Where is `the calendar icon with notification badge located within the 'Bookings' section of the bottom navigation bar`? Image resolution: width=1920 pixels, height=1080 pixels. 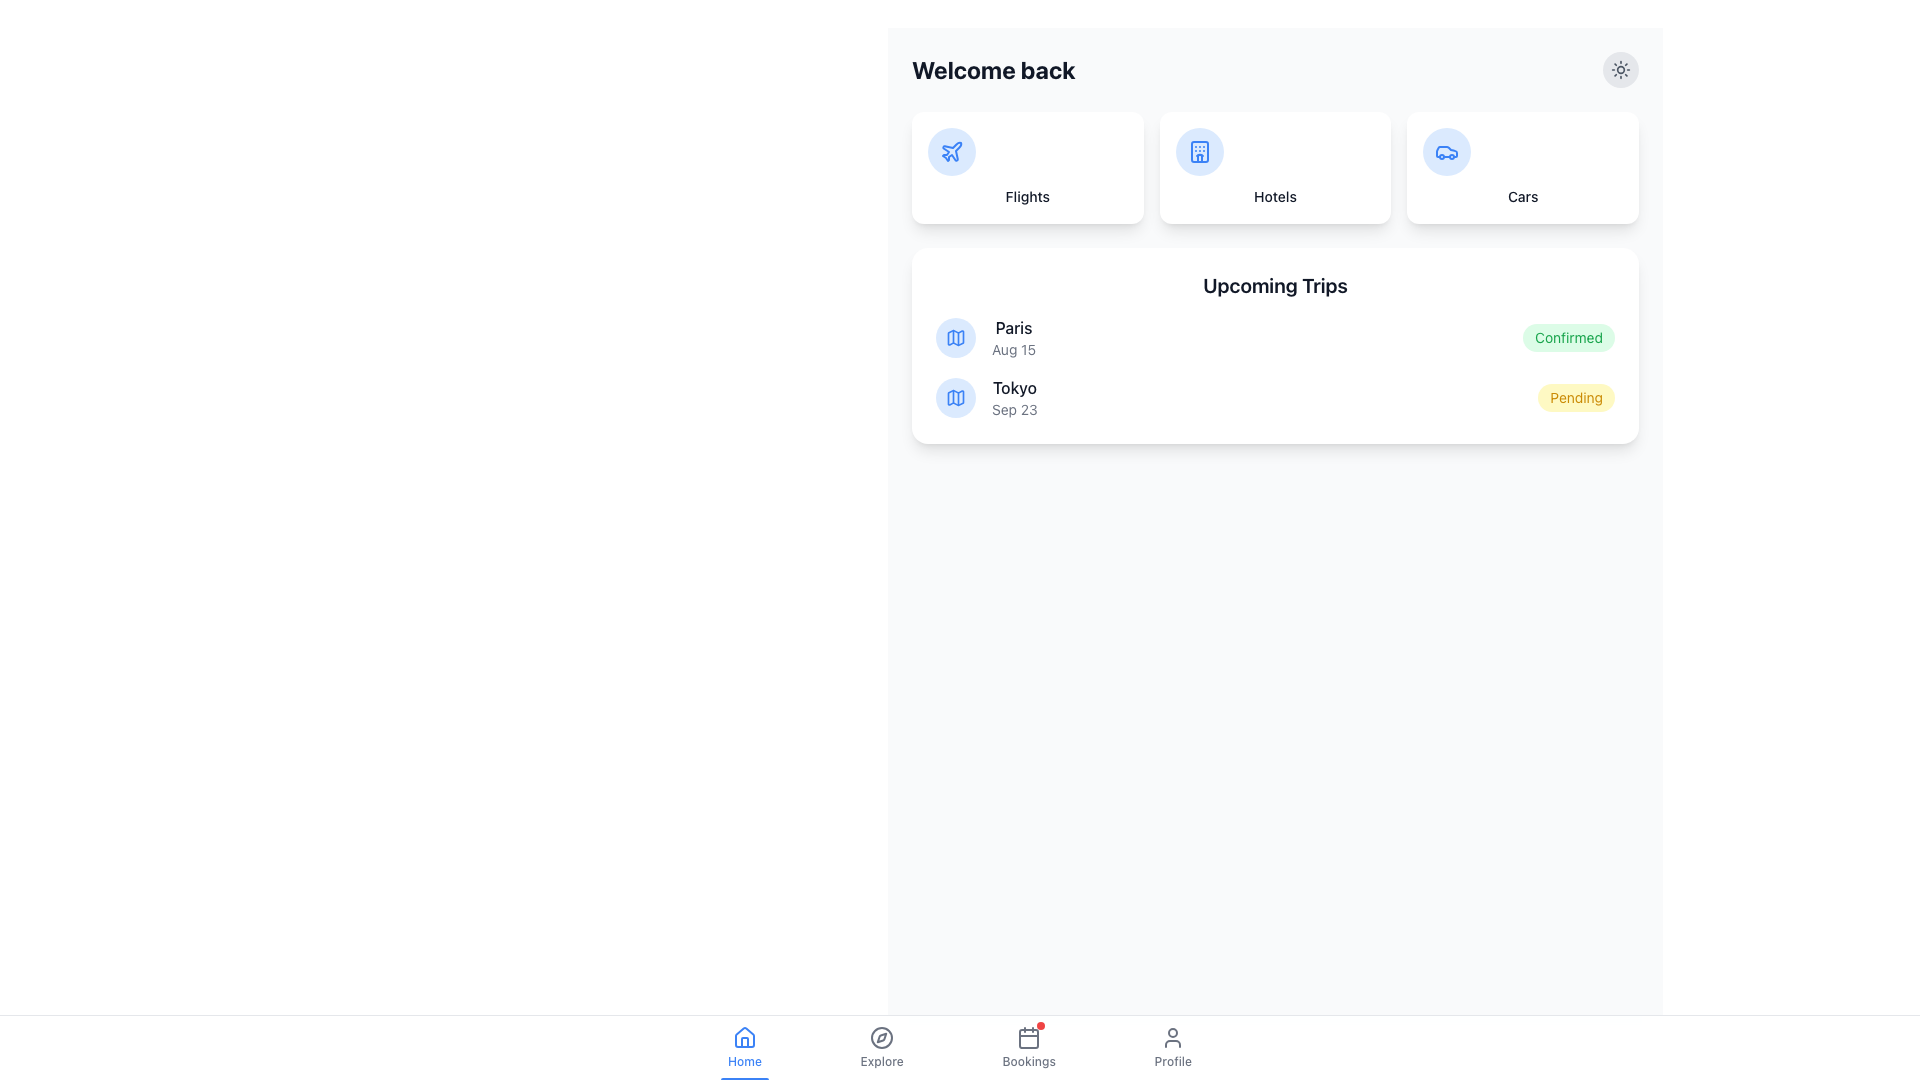
the calendar icon with notification badge located within the 'Bookings' section of the bottom navigation bar is located at coordinates (1029, 1036).